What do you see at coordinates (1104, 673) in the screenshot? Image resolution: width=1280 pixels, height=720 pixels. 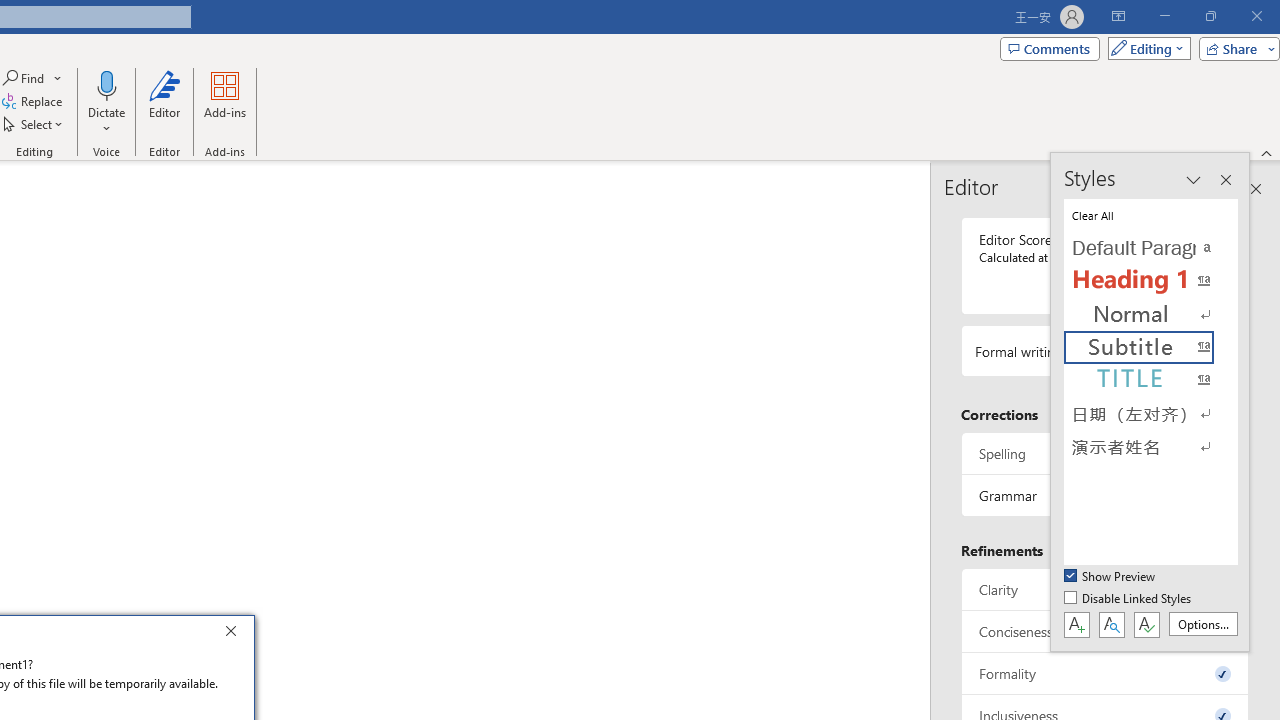 I see `'Formality, 0 issues. Press space or enter to review items.'` at bounding box center [1104, 673].